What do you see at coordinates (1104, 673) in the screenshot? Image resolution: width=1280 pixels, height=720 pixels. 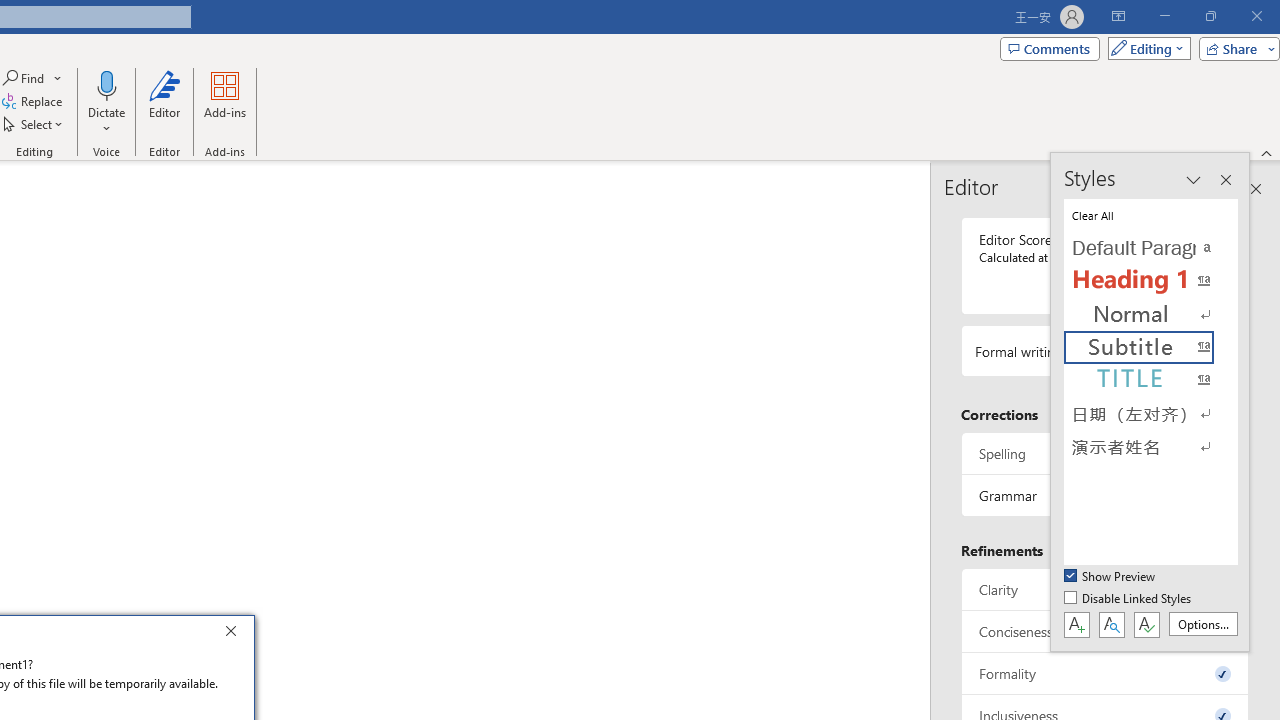 I see `'Formality, 0 issues. Press space or enter to review items.'` at bounding box center [1104, 673].